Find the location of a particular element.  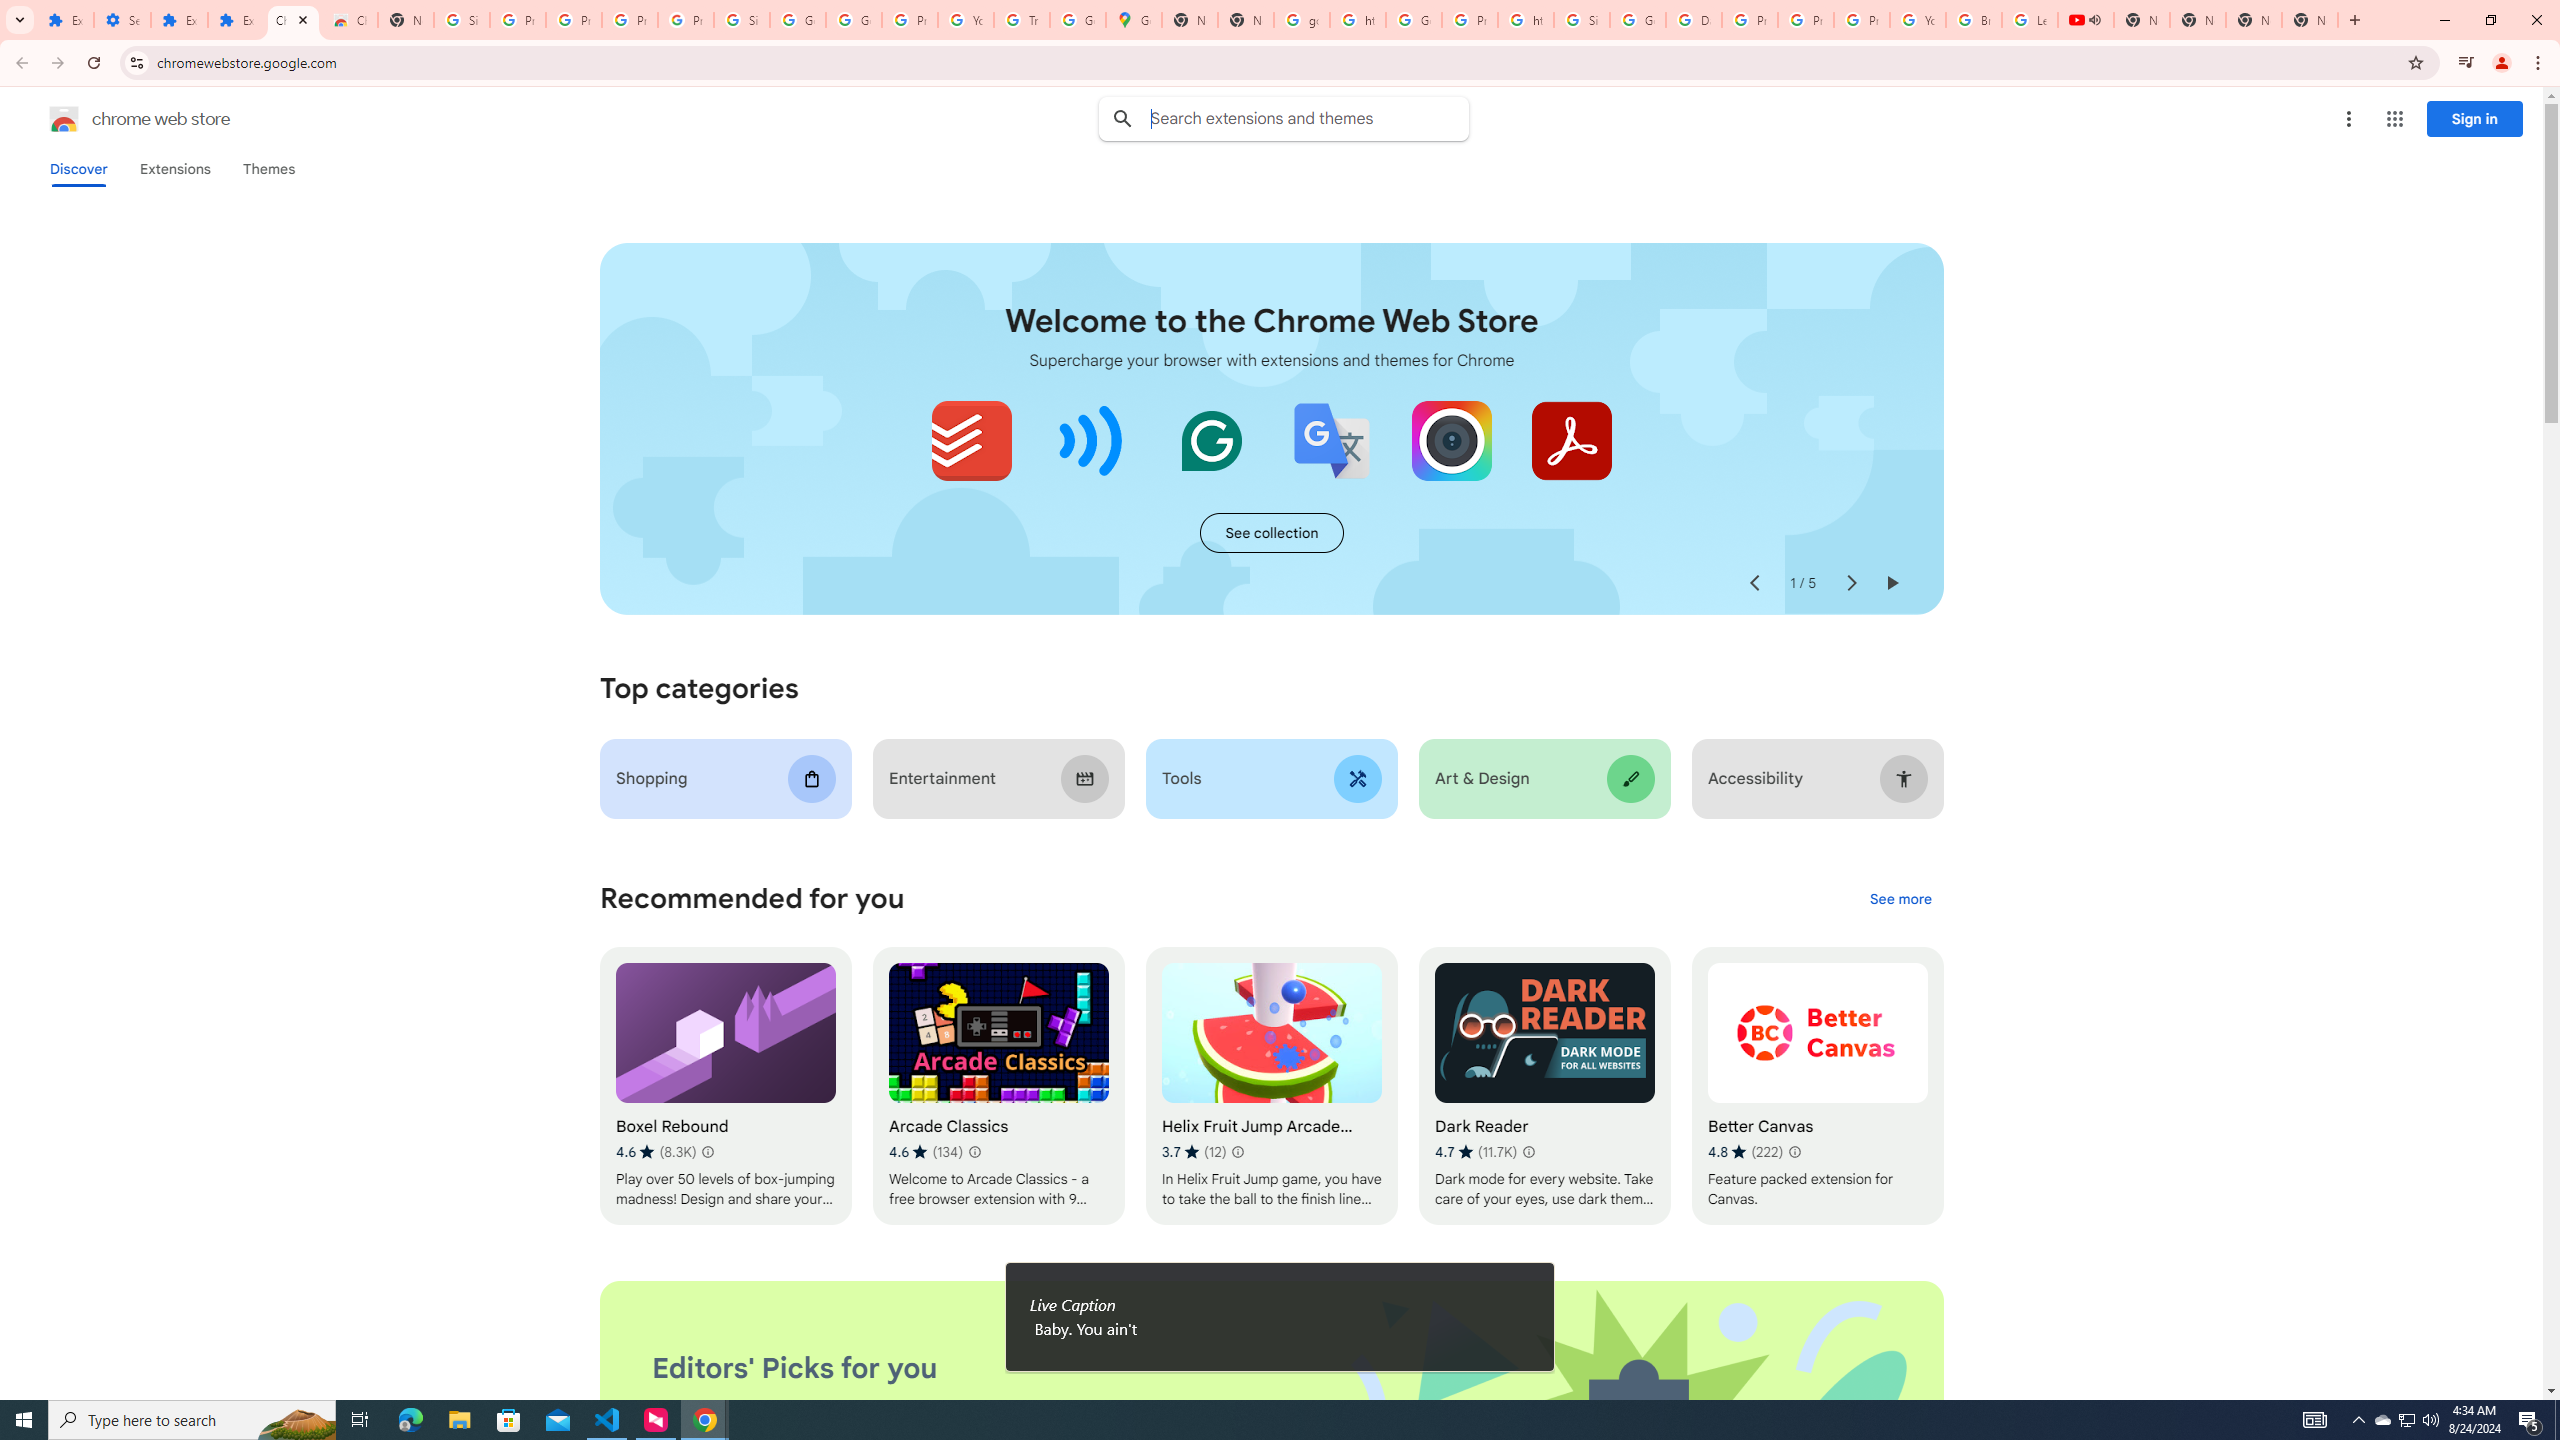

'Entertainment' is located at coordinates (998, 778).